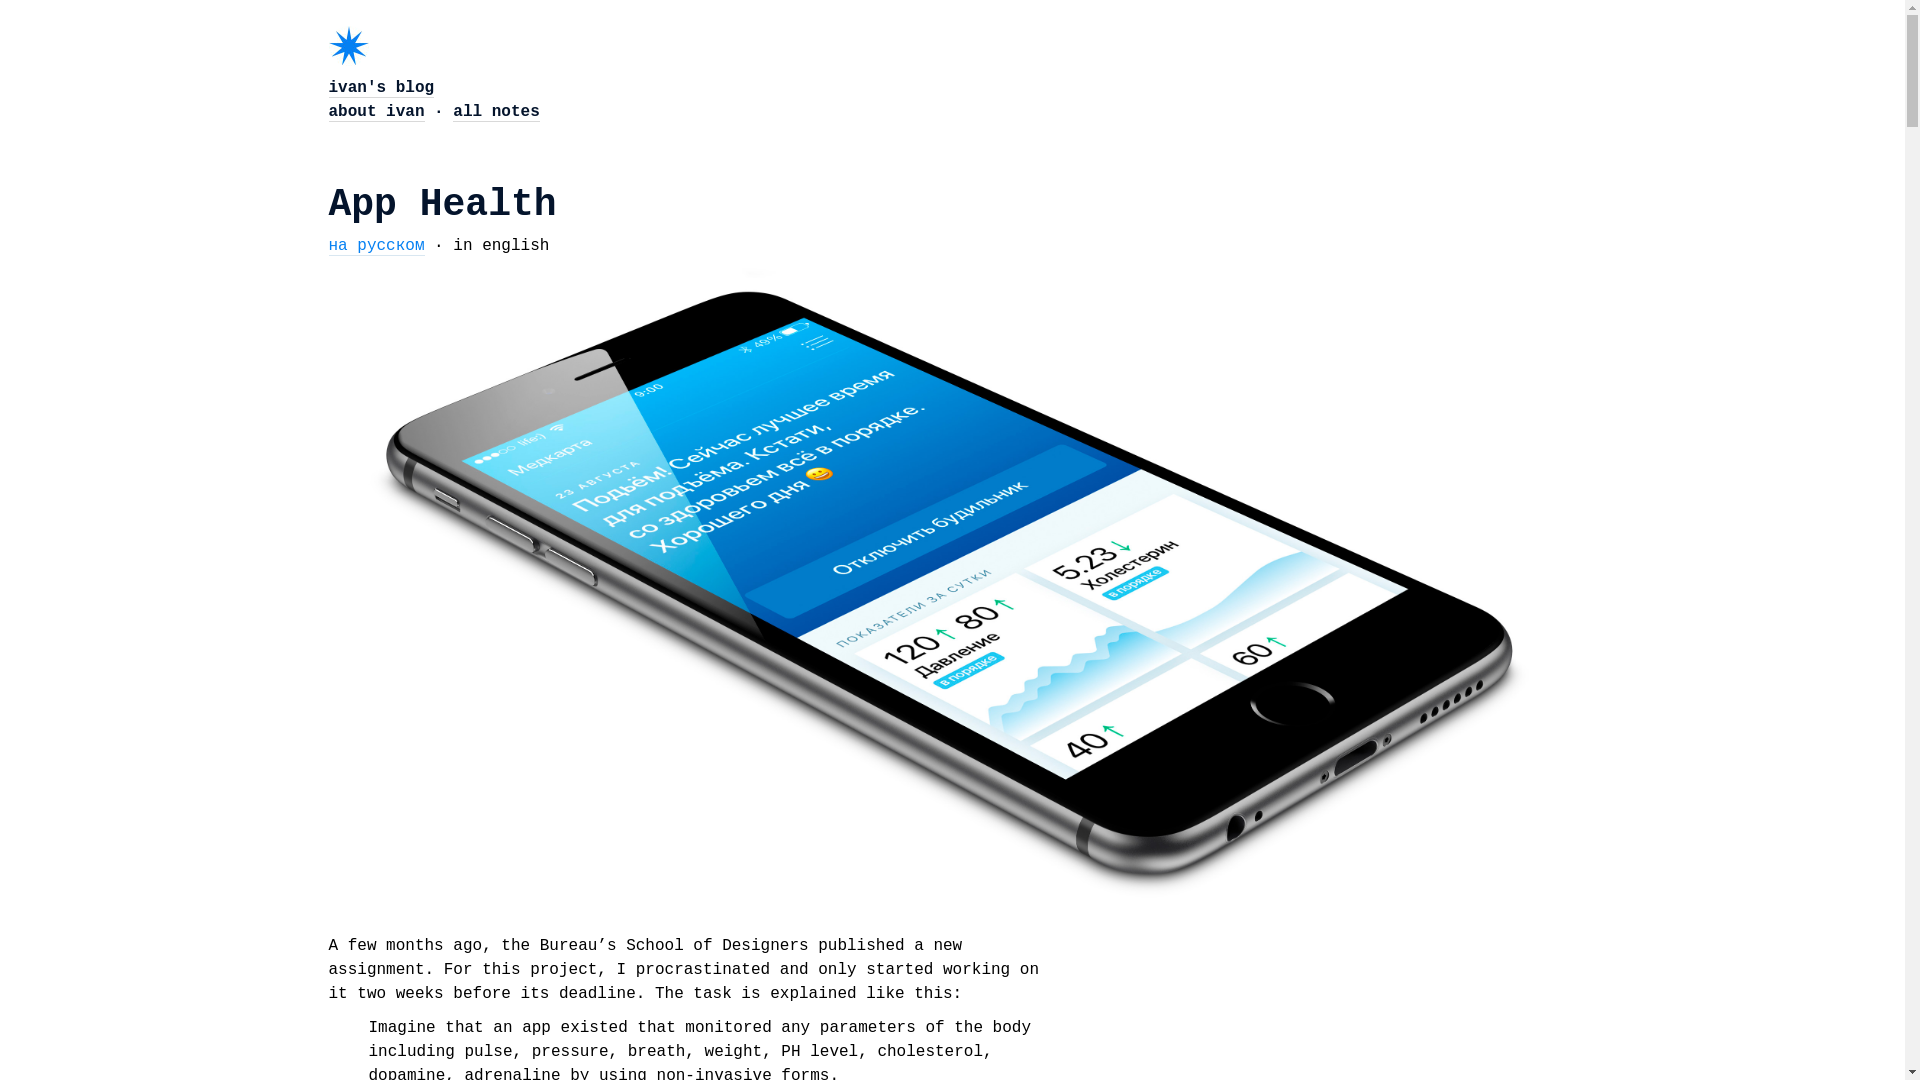  What do you see at coordinates (375, 112) in the screenshot?
I see `'about ivan'` at bounding box center [375, 112].